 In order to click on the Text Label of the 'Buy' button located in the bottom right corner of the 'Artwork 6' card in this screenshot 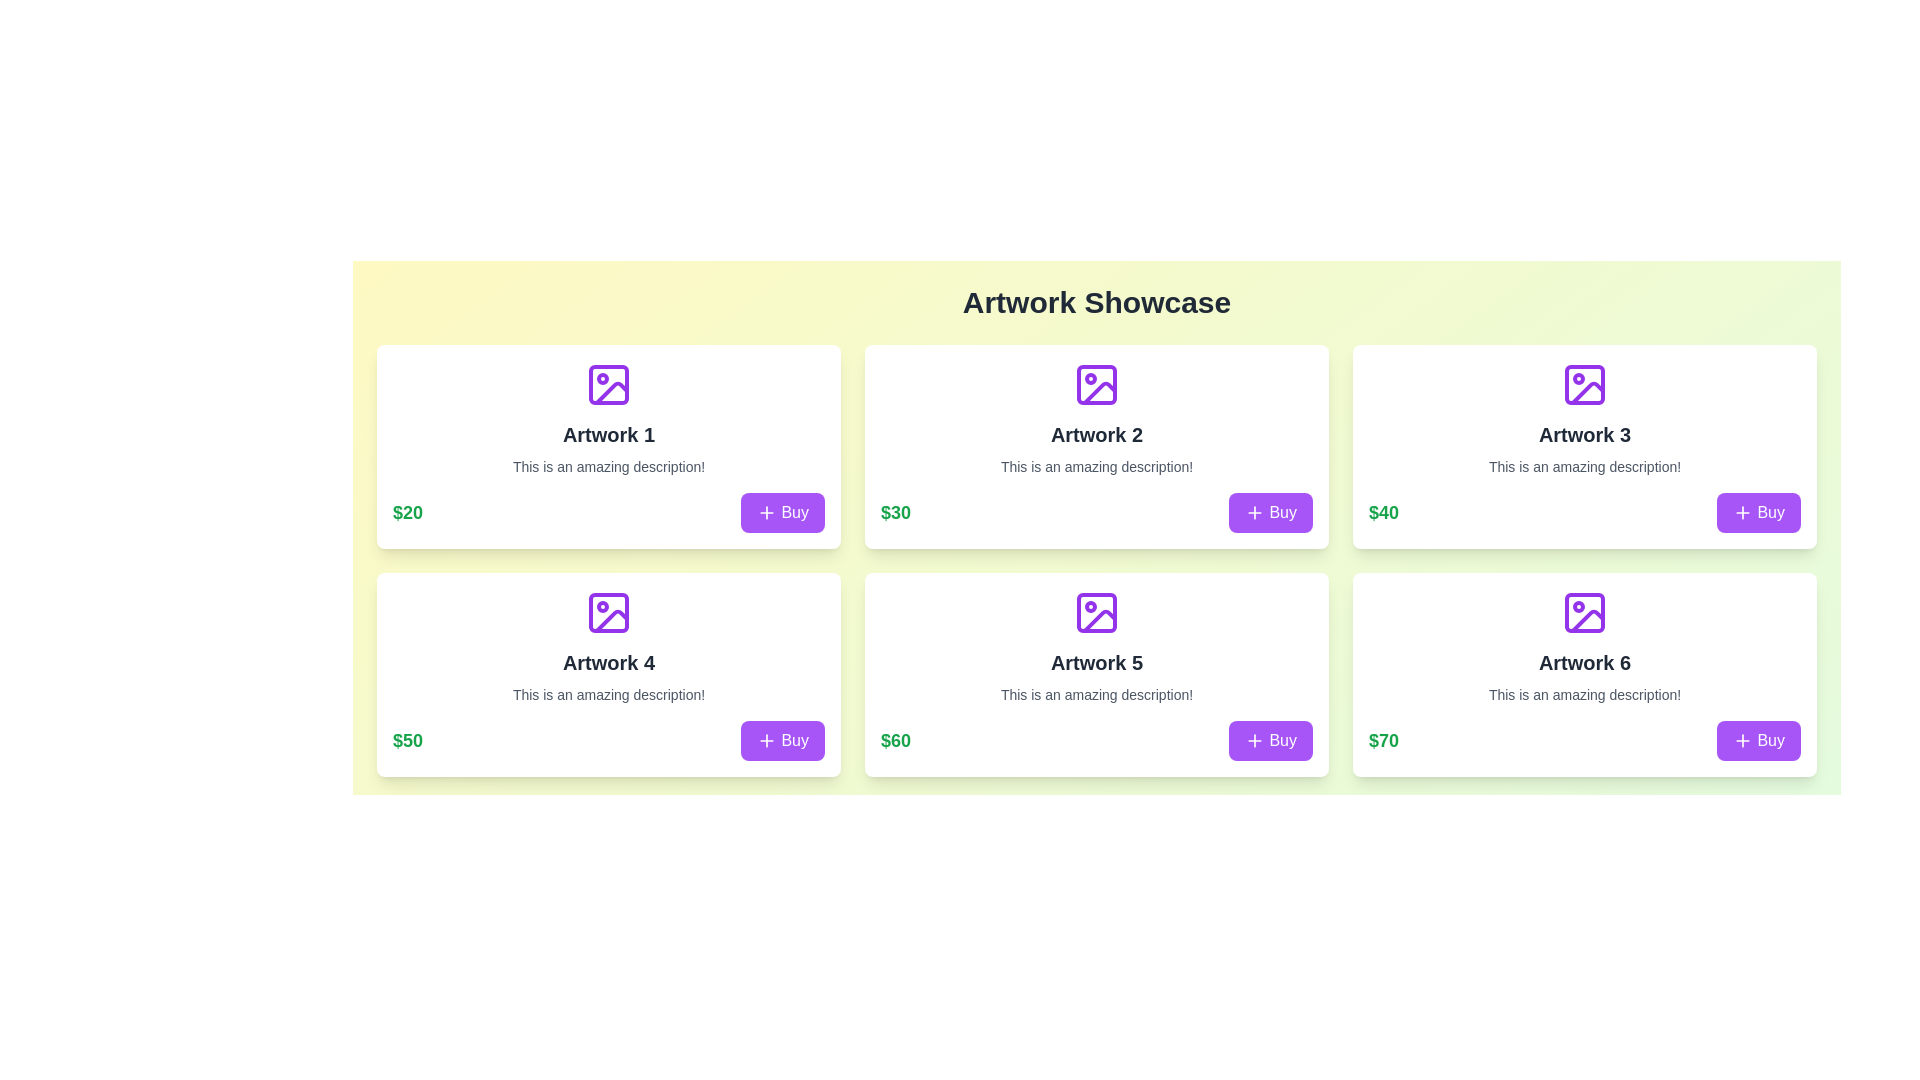, I will do `click(1771, 740)`.